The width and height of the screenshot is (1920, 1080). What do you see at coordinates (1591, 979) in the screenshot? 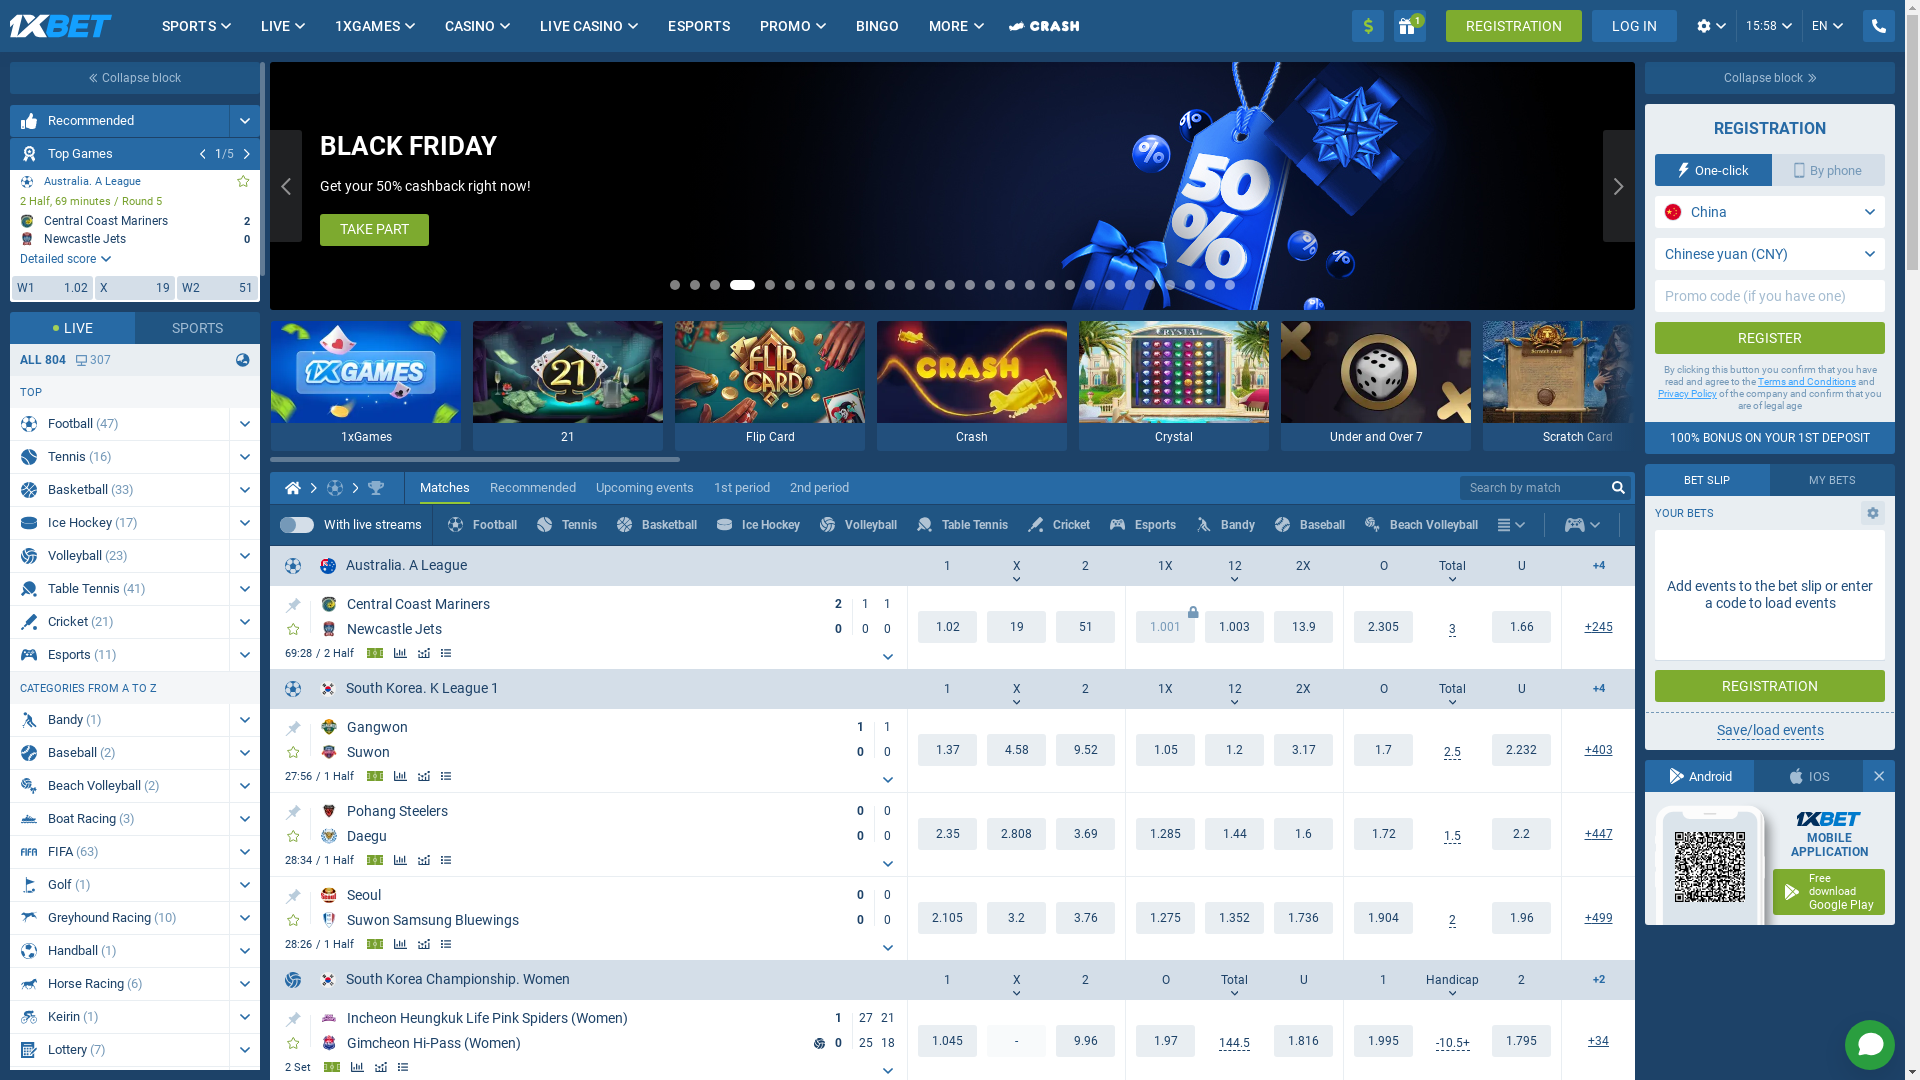
I see `'+2'` at bounding box center [1591, 979].